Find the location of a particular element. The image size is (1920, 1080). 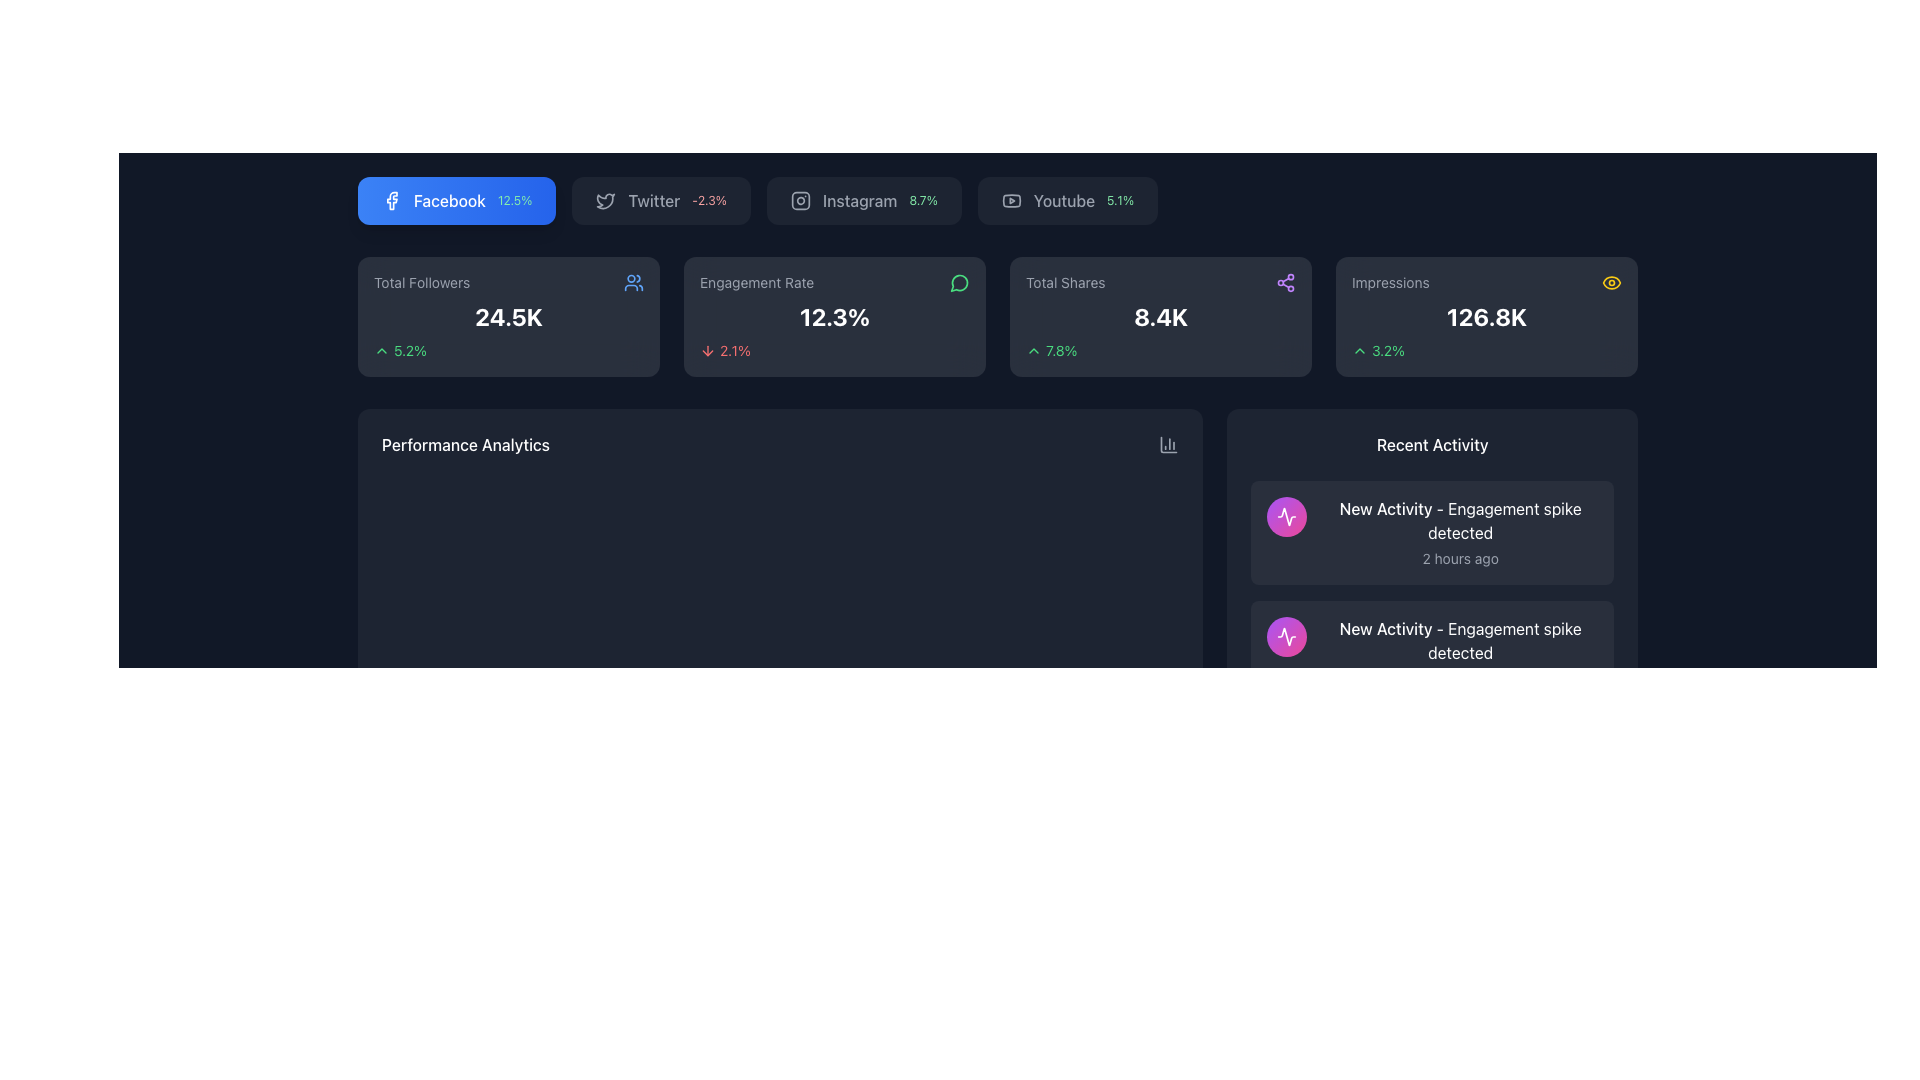

the 'Total Followers' header, which includes a gray text label and a blue icon representing users, located above the numerical value '24.5K' is located at coordinates (508, 282).